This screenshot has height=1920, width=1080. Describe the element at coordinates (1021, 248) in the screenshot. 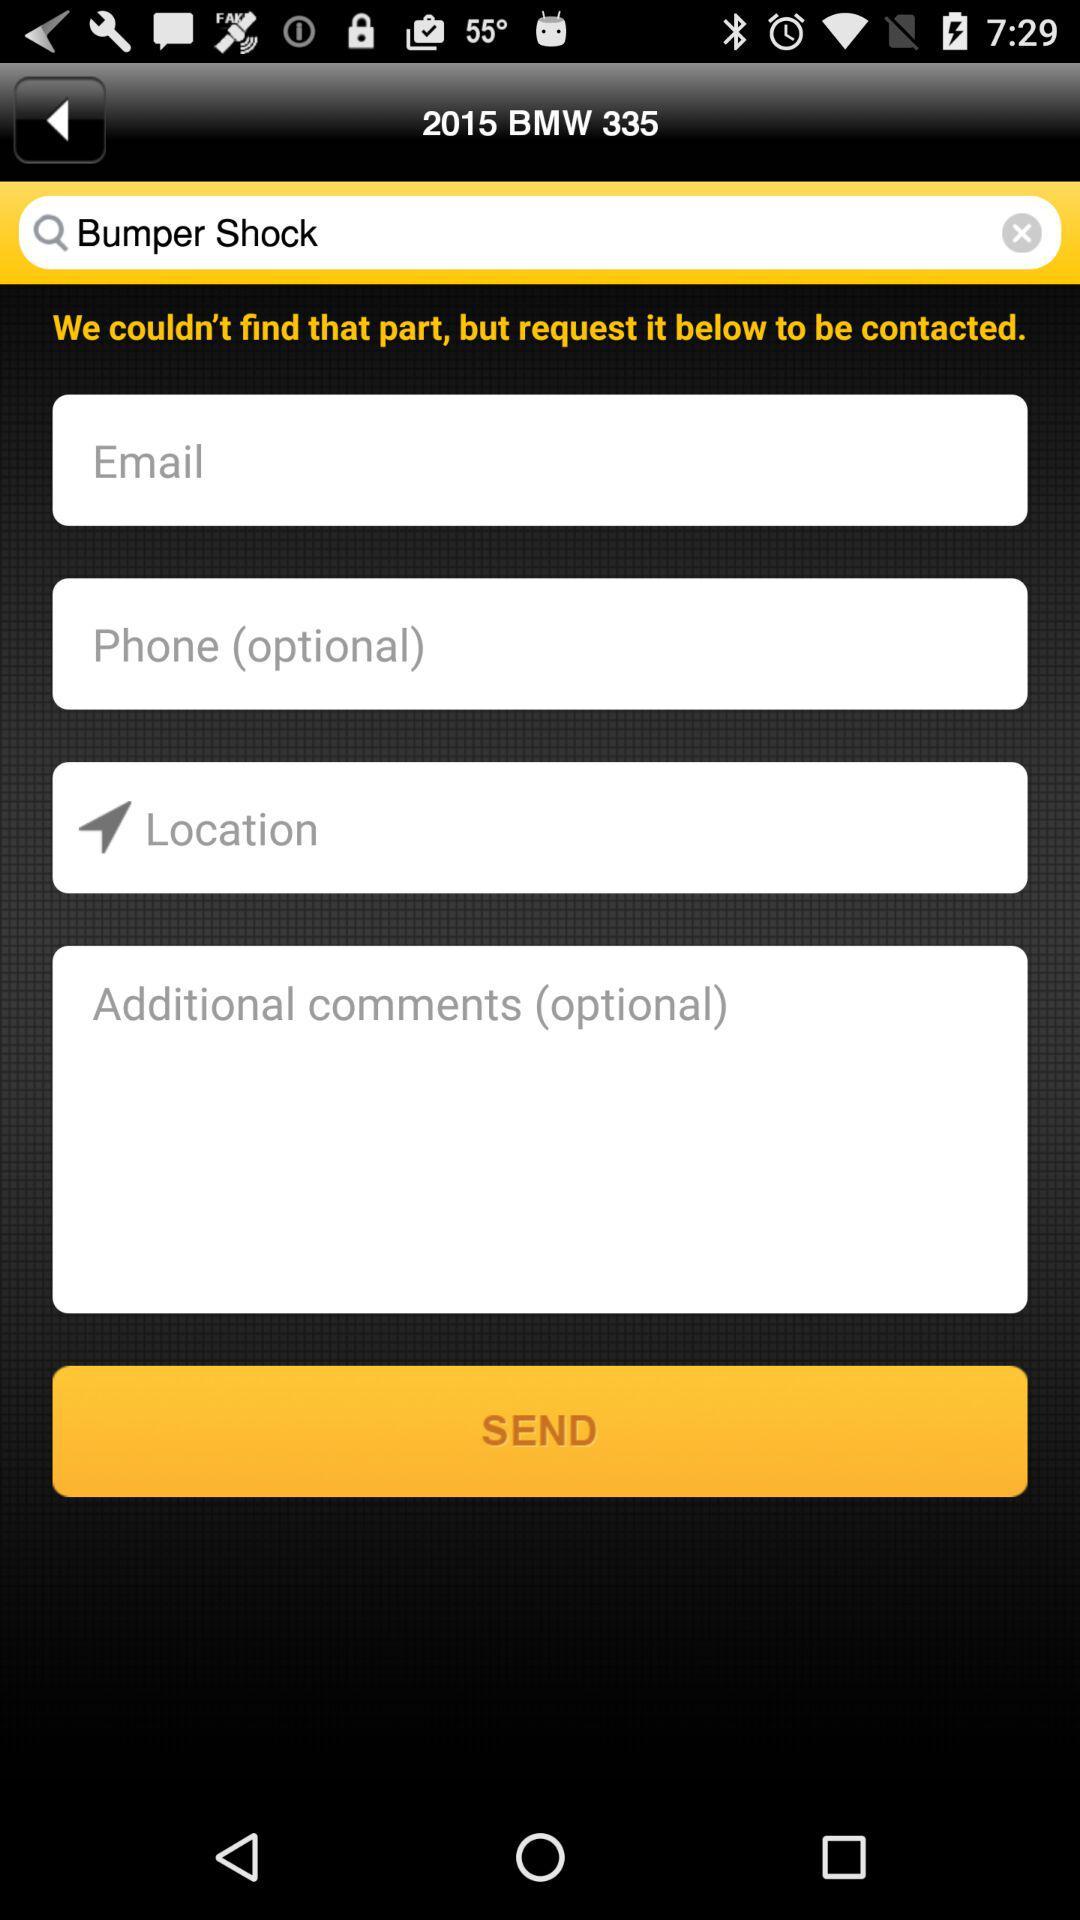

I see `the close icon` at that location.